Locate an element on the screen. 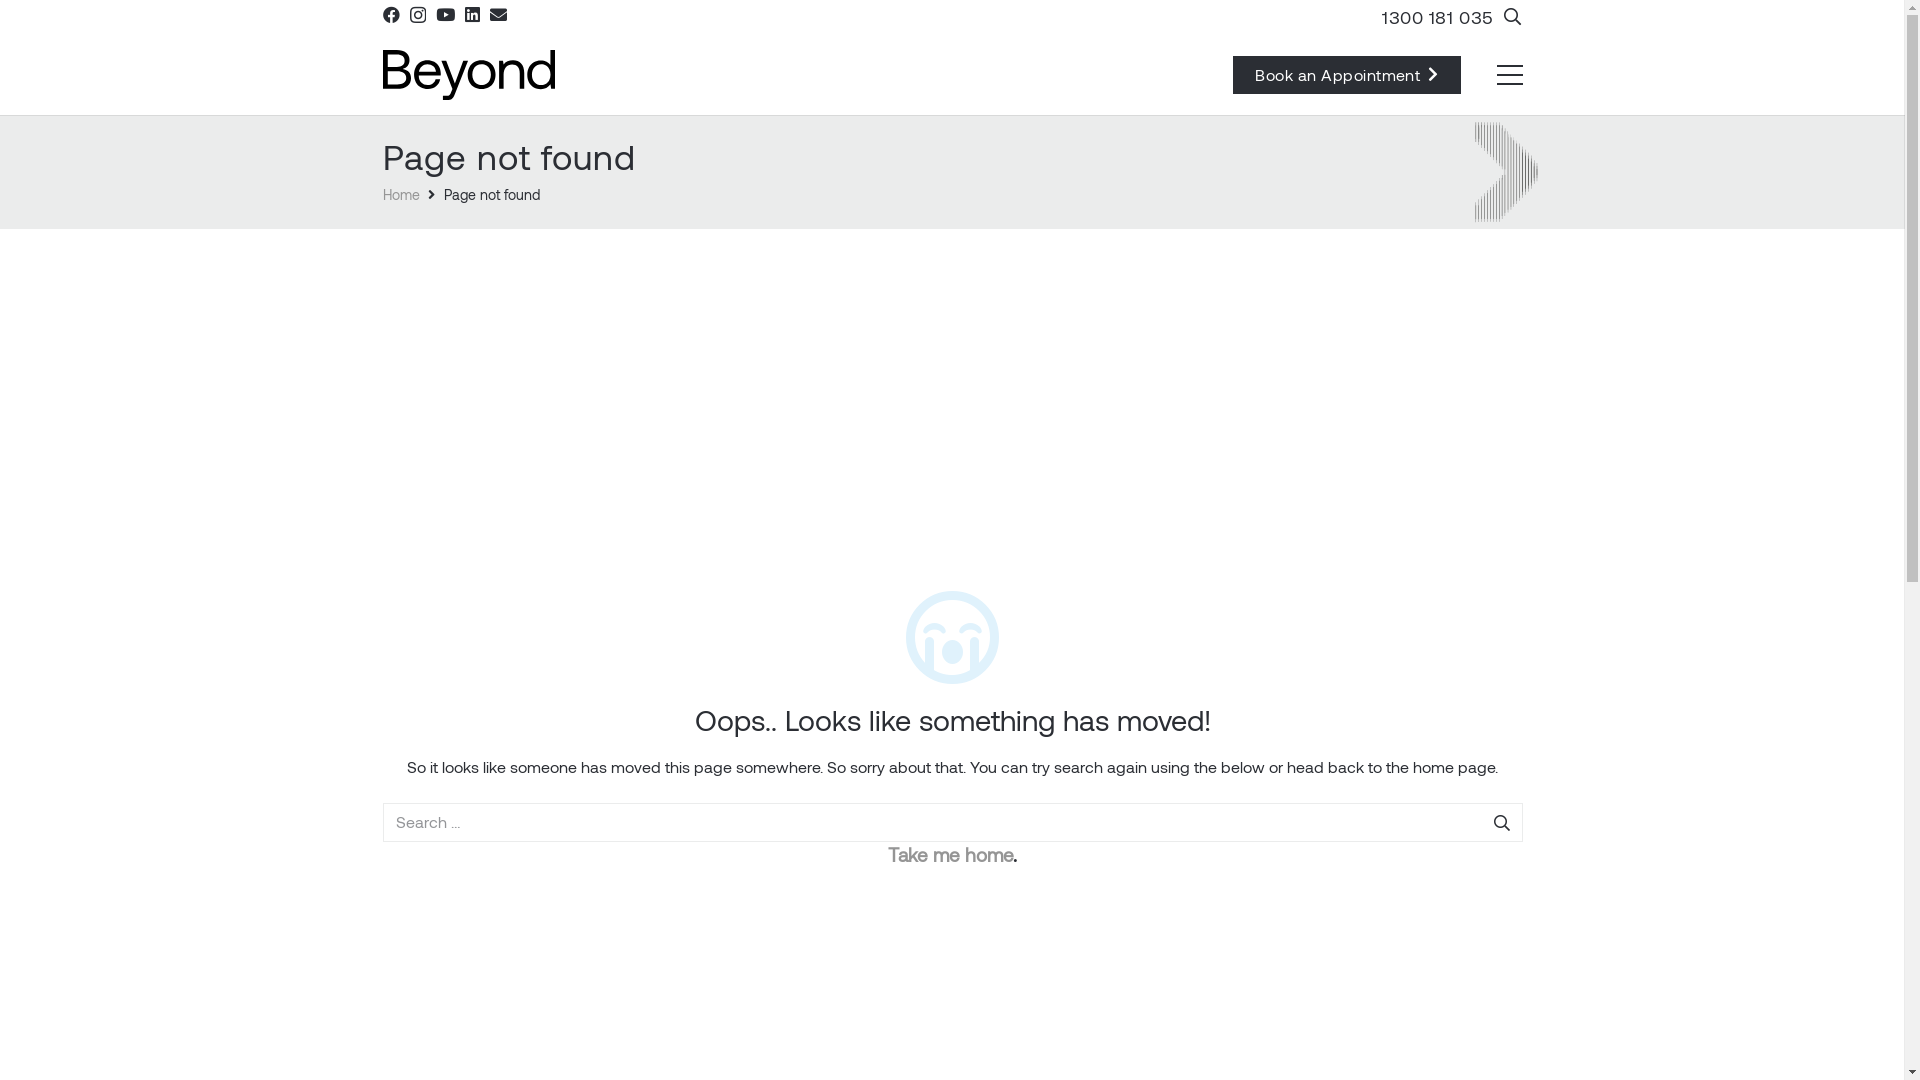 This screenshot has height=1080, width=1920. 'See Our Locations' is located at coordinates (1090, 830).